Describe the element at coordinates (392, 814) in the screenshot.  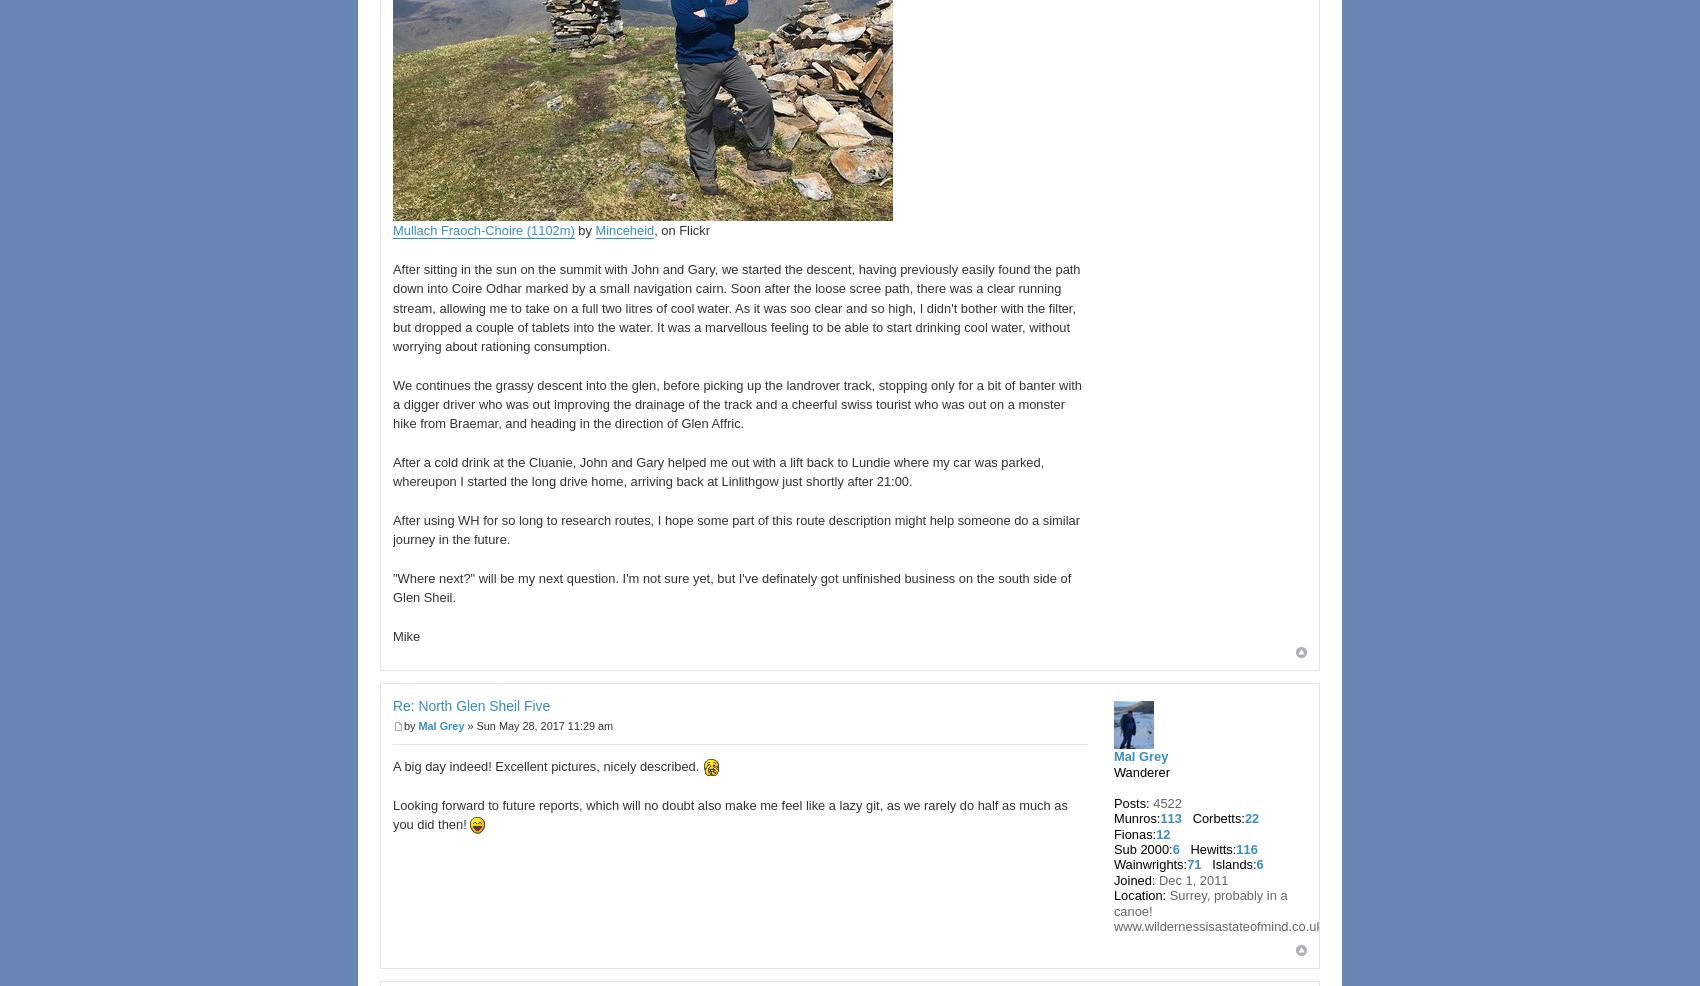
I see `'Looking forward to future reports, which will no doubt also make me feel like a lazy git, as we rarely do half as much as you did then!'` at that location.